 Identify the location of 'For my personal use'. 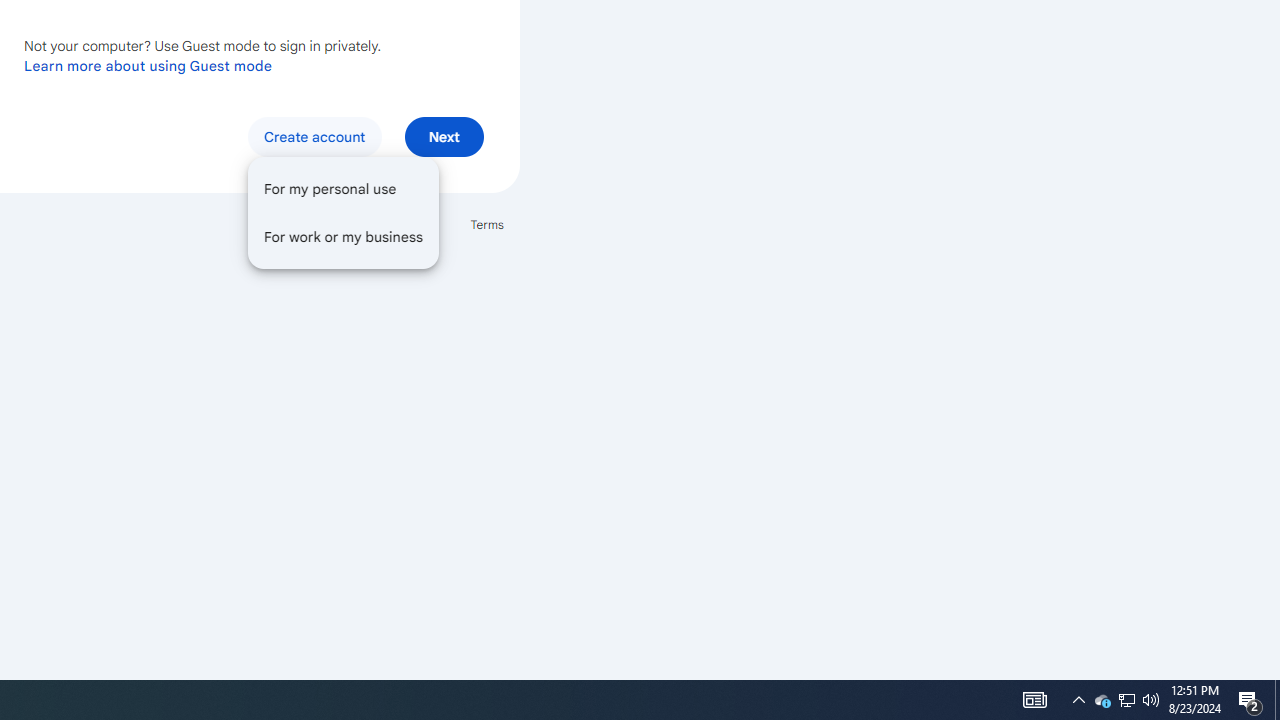
(343, 188).